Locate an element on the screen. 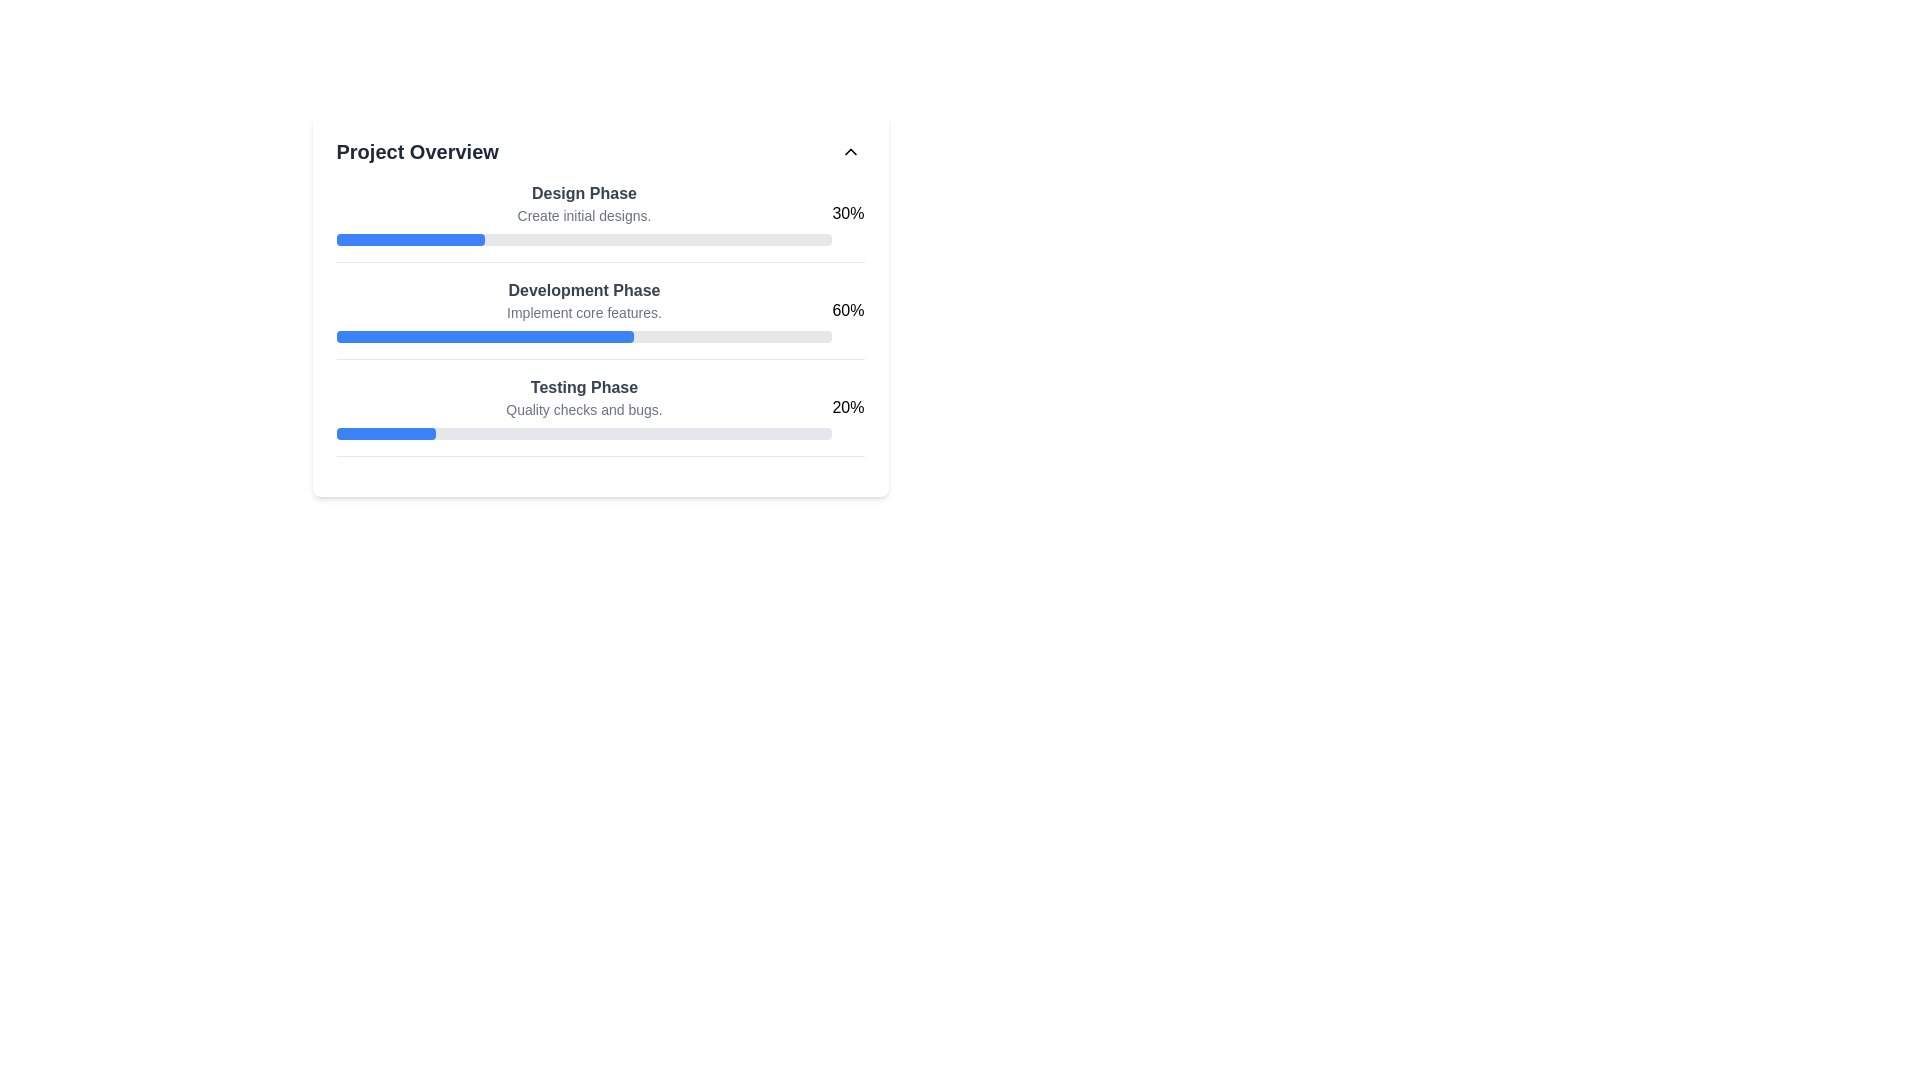 The image size is (1920, 1080). phase descriptions from the progress overview element that displays the completion status of Design Phase, Development Phase, and Testing Phase is located at coordinates (599, 305).